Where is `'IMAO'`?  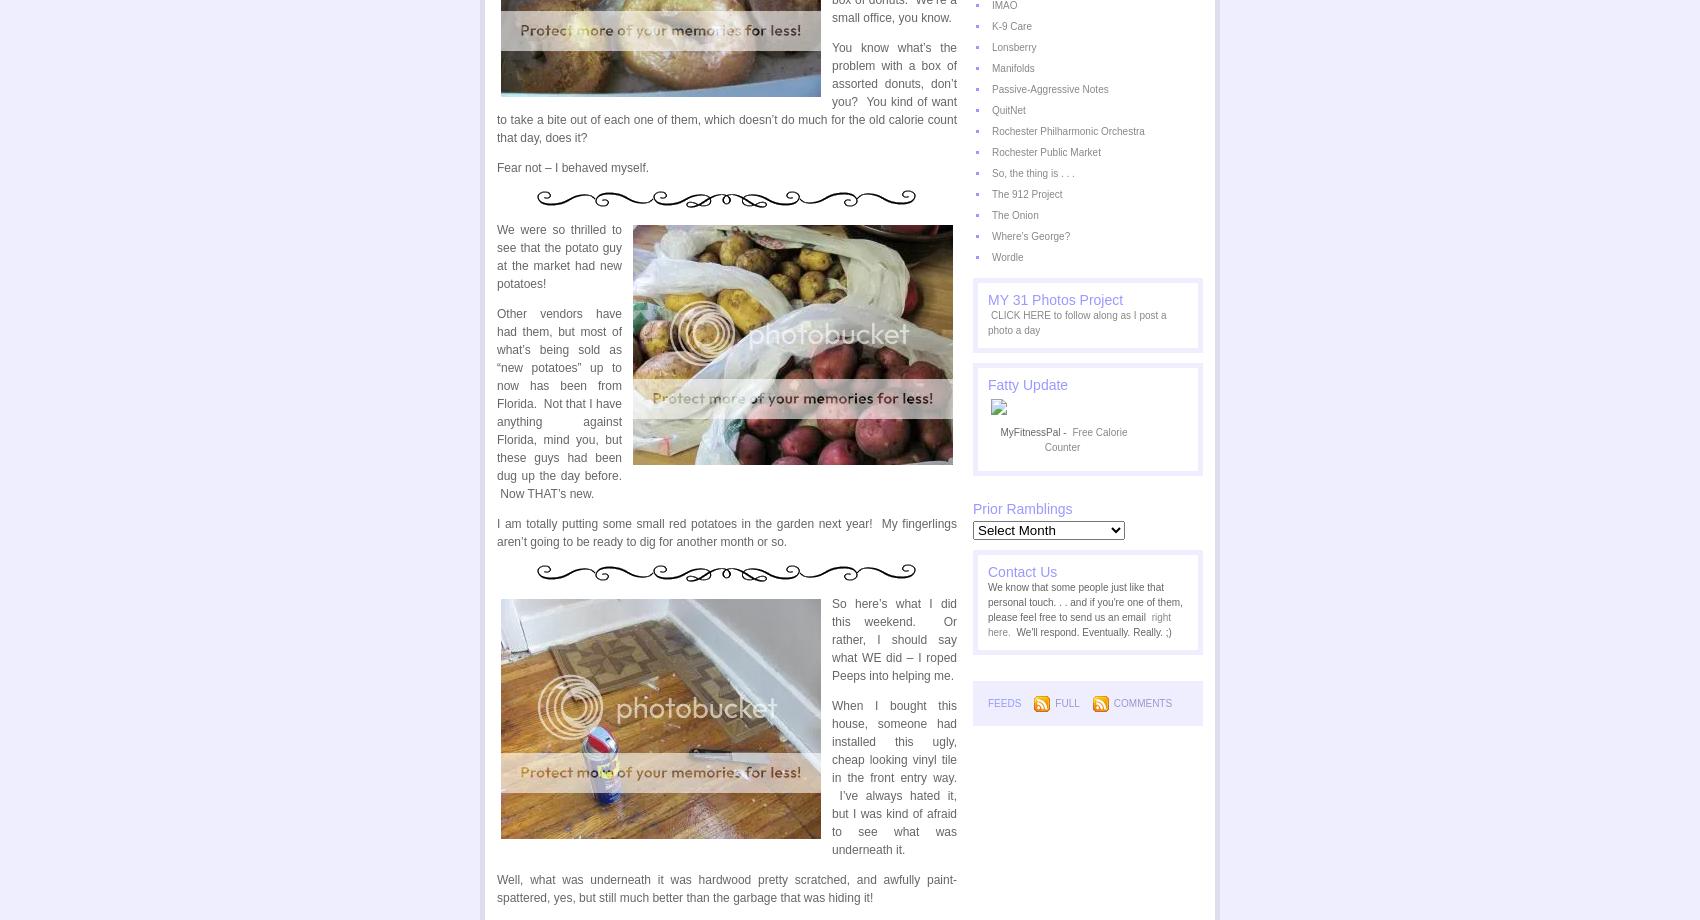 'IMAO' is located at coordinates (1003, 5).